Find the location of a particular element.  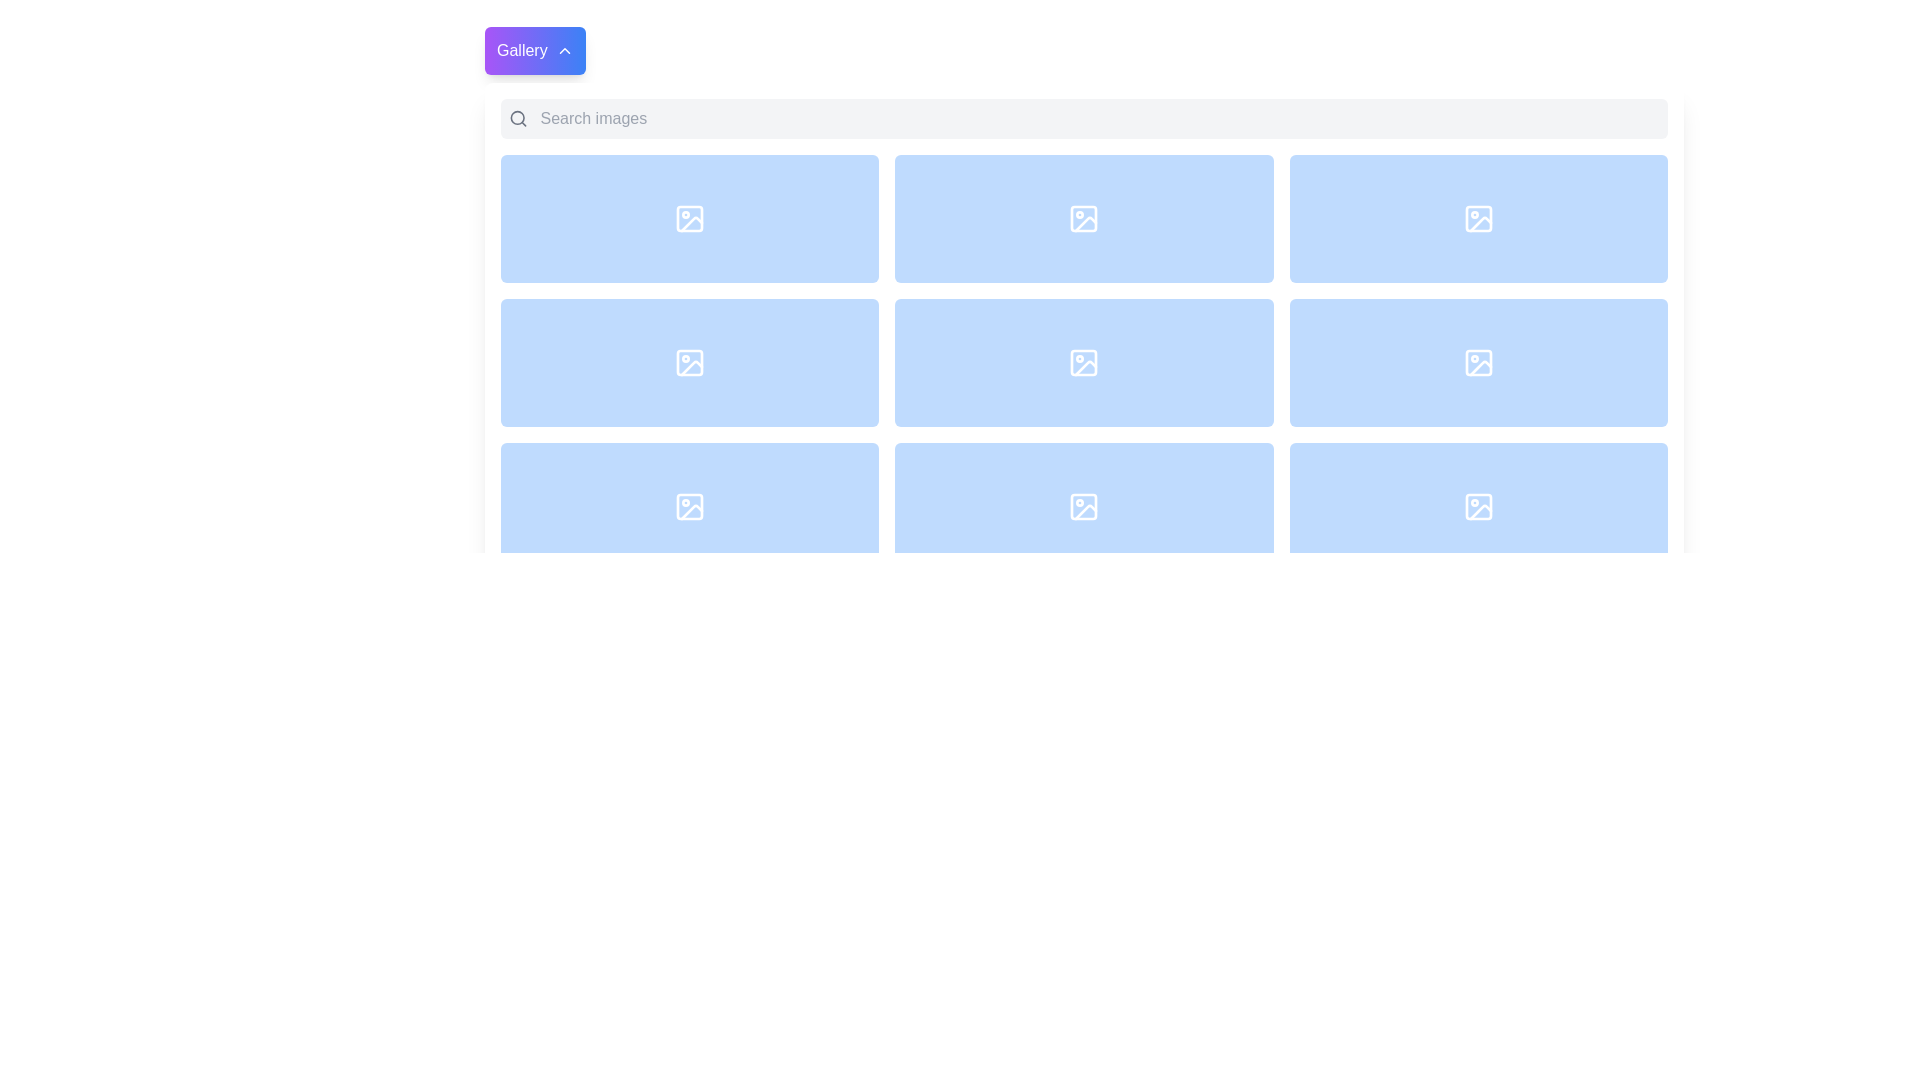

the image placeholder icon located at the center of the middle row in the grid layout is located at coordinates (1083, 362).